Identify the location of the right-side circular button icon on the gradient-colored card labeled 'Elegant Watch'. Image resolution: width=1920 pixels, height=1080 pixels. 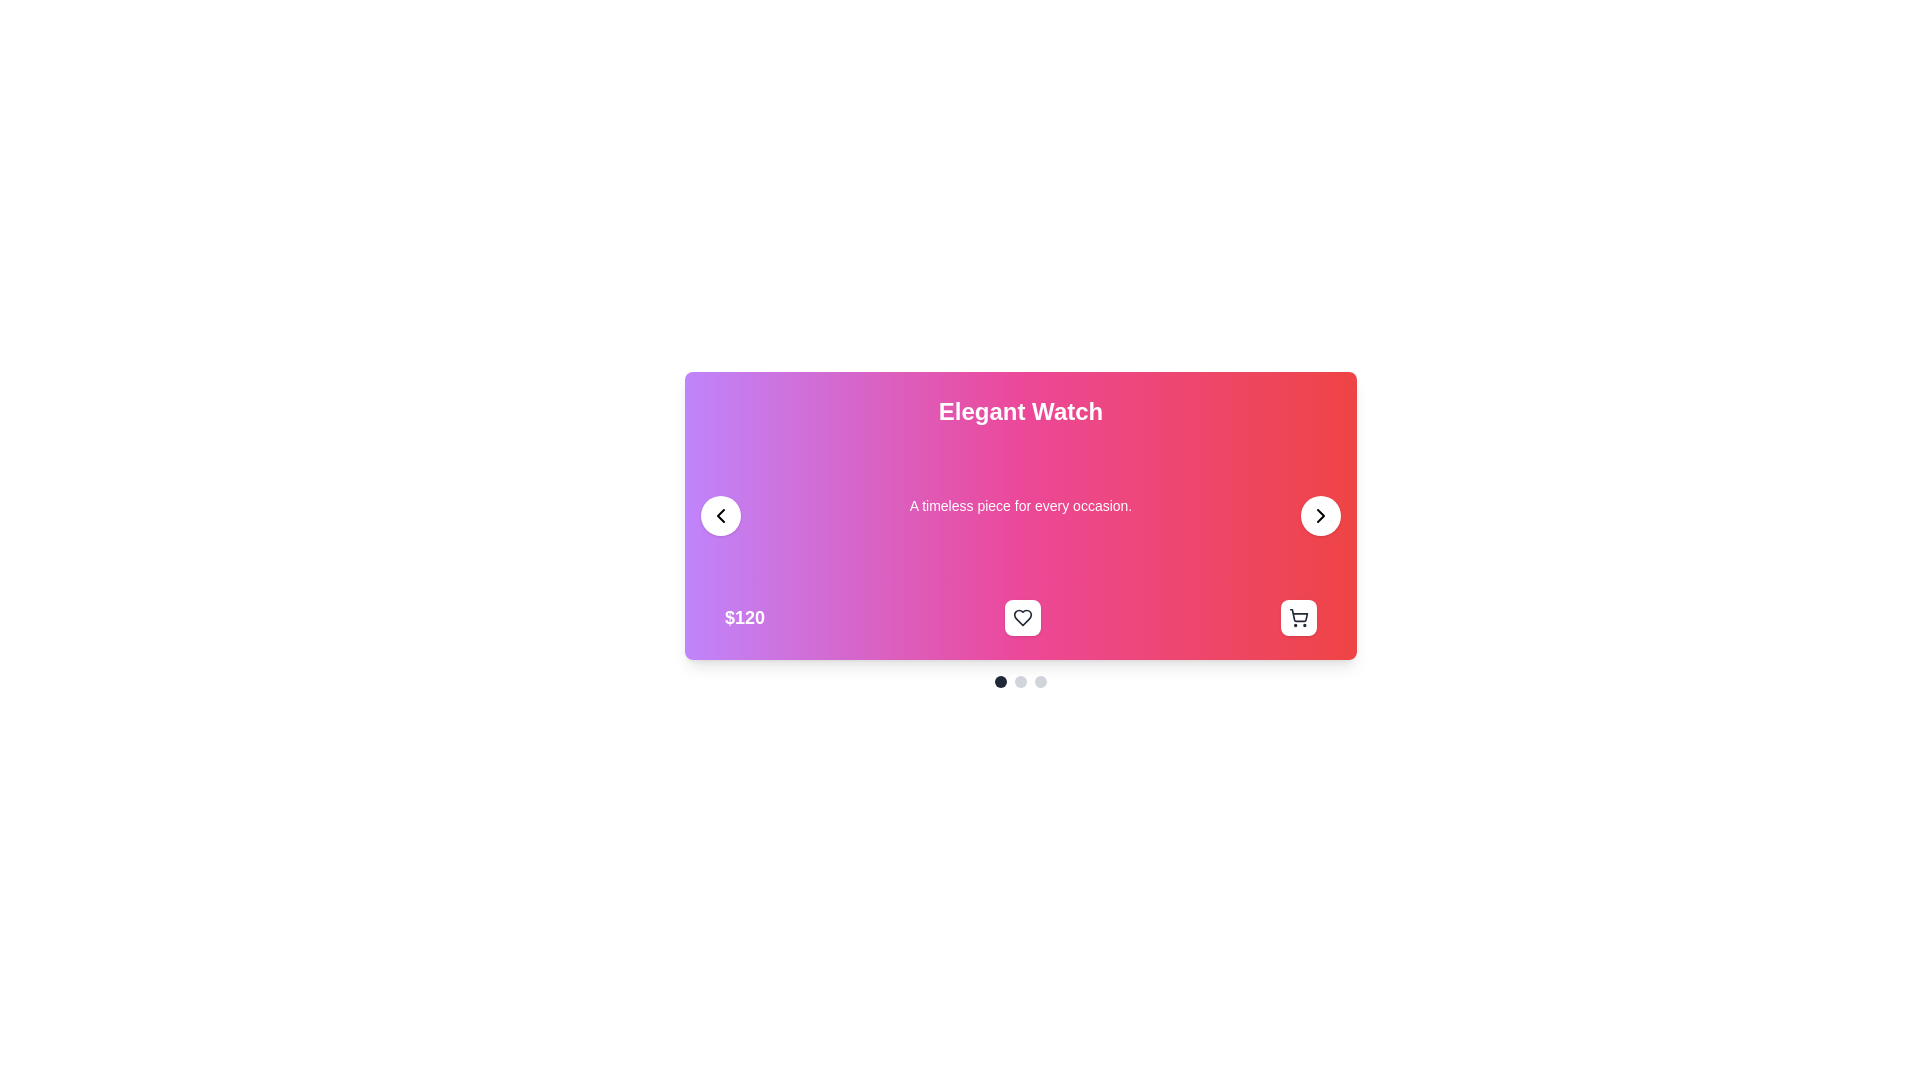
(1320, 515).